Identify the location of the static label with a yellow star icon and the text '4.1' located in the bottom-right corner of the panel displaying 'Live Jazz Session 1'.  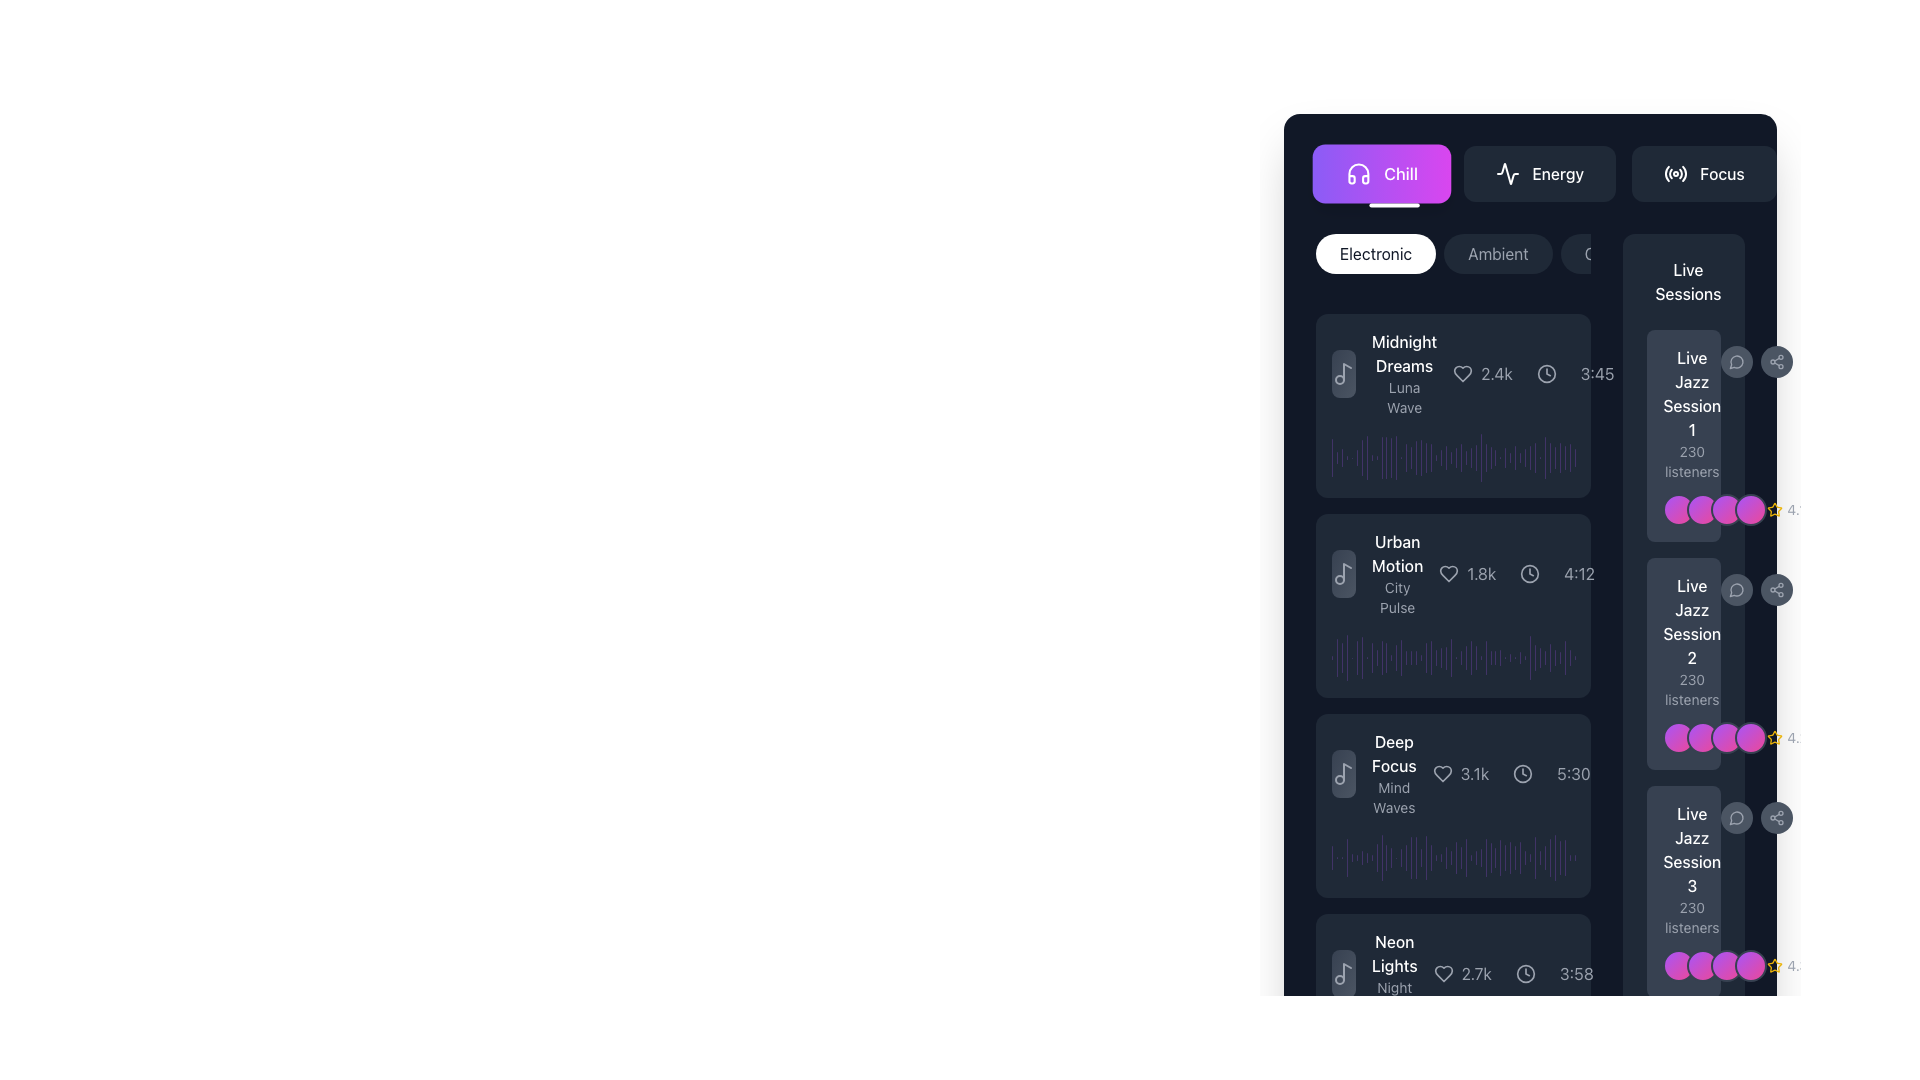
(1786, 508).